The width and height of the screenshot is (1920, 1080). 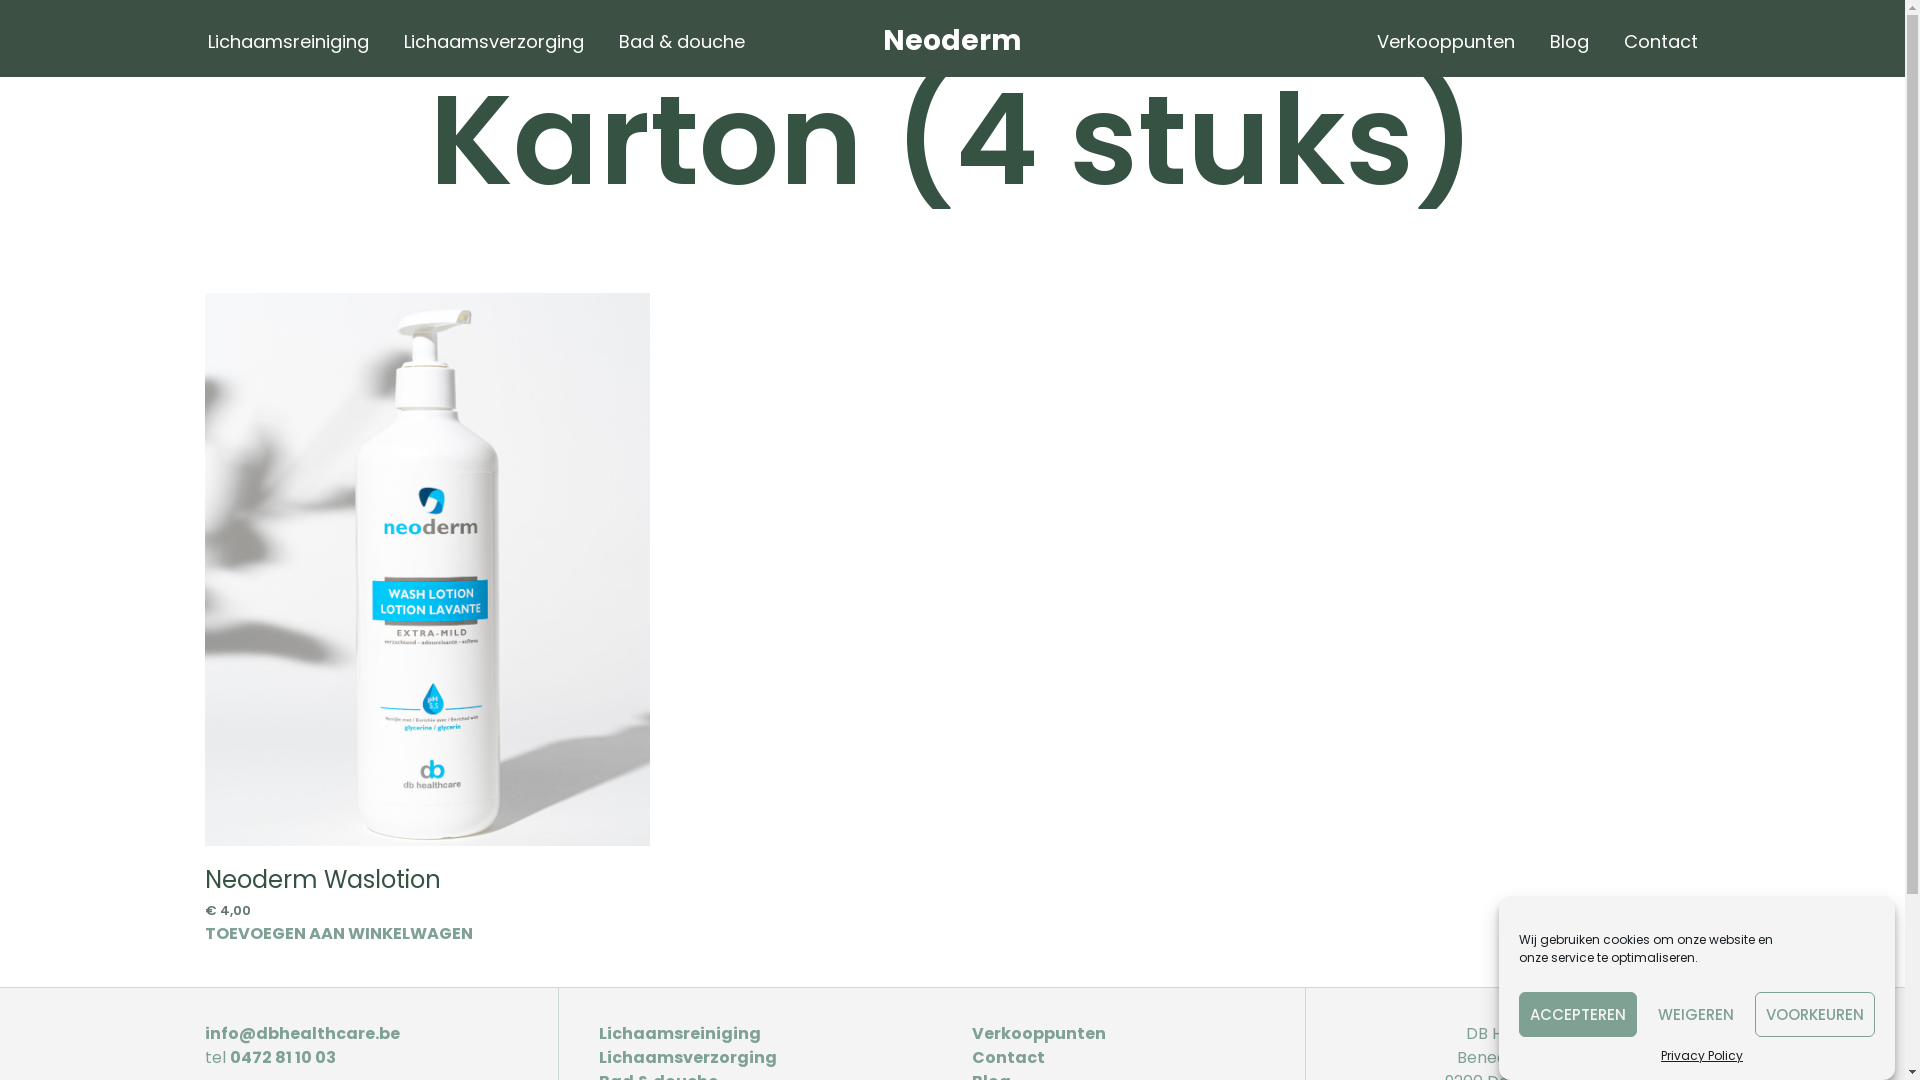 I want to click on 'TOEVOEGEN AAN WINKELWAGEN', so click(x=339, y=932).